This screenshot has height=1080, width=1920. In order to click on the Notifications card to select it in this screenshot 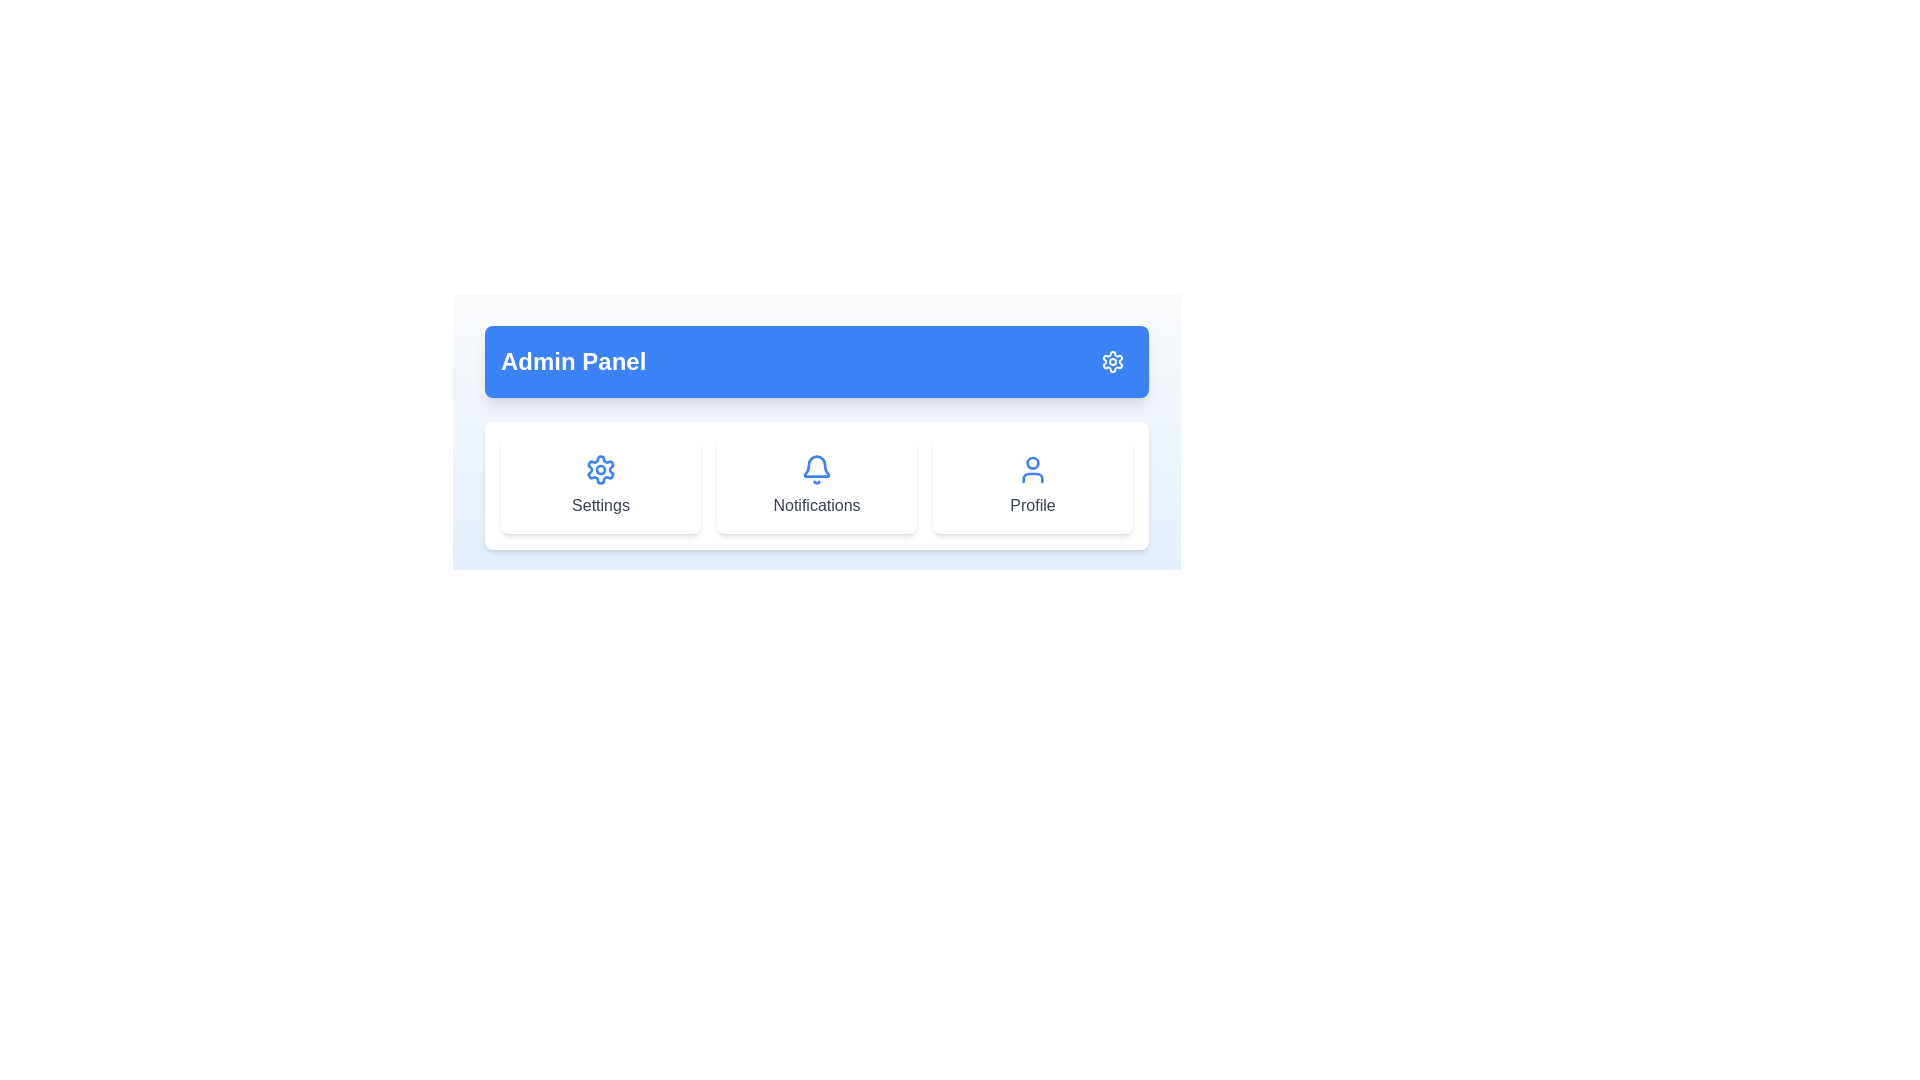, I will do `click(816, 486)`.